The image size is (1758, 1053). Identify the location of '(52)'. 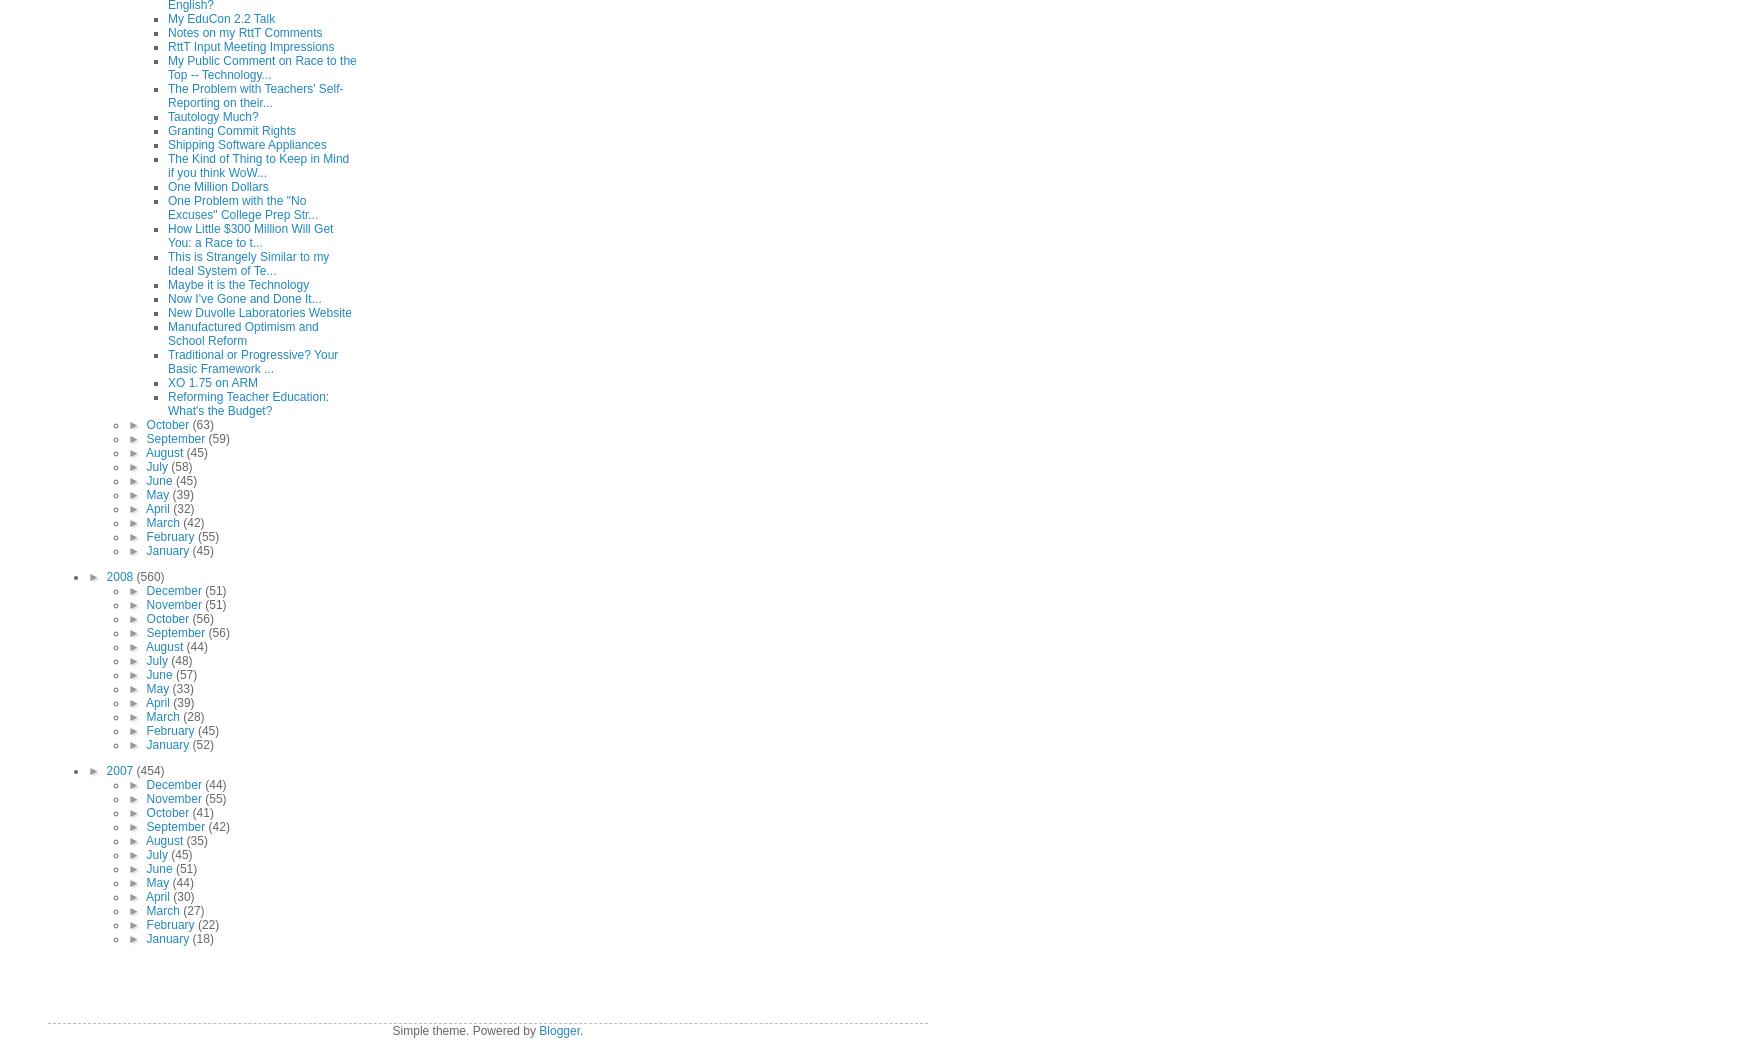
(190, 743).